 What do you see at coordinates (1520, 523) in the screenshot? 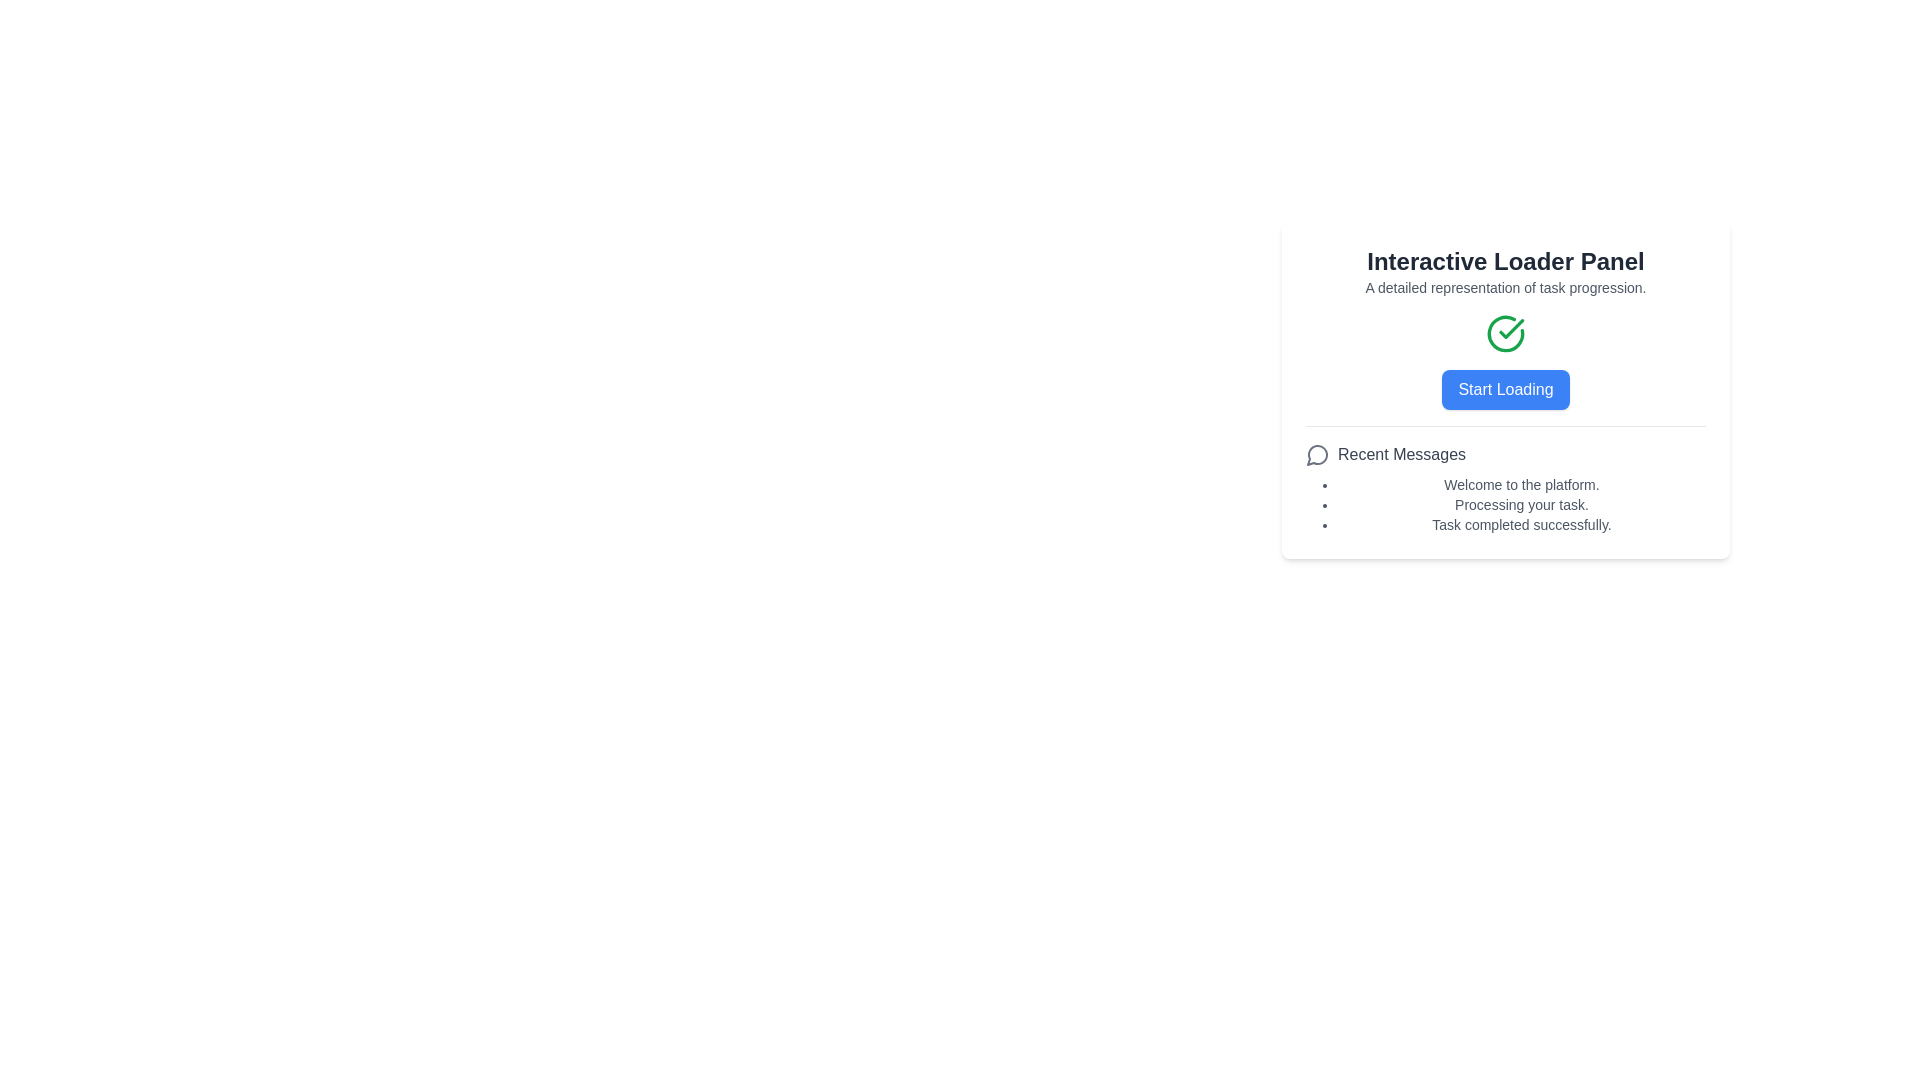
I see `the text element that reads 'Task completed successfully.', which is the third item in the 'Recent Messages' list` at bounding box center [1520, 523].